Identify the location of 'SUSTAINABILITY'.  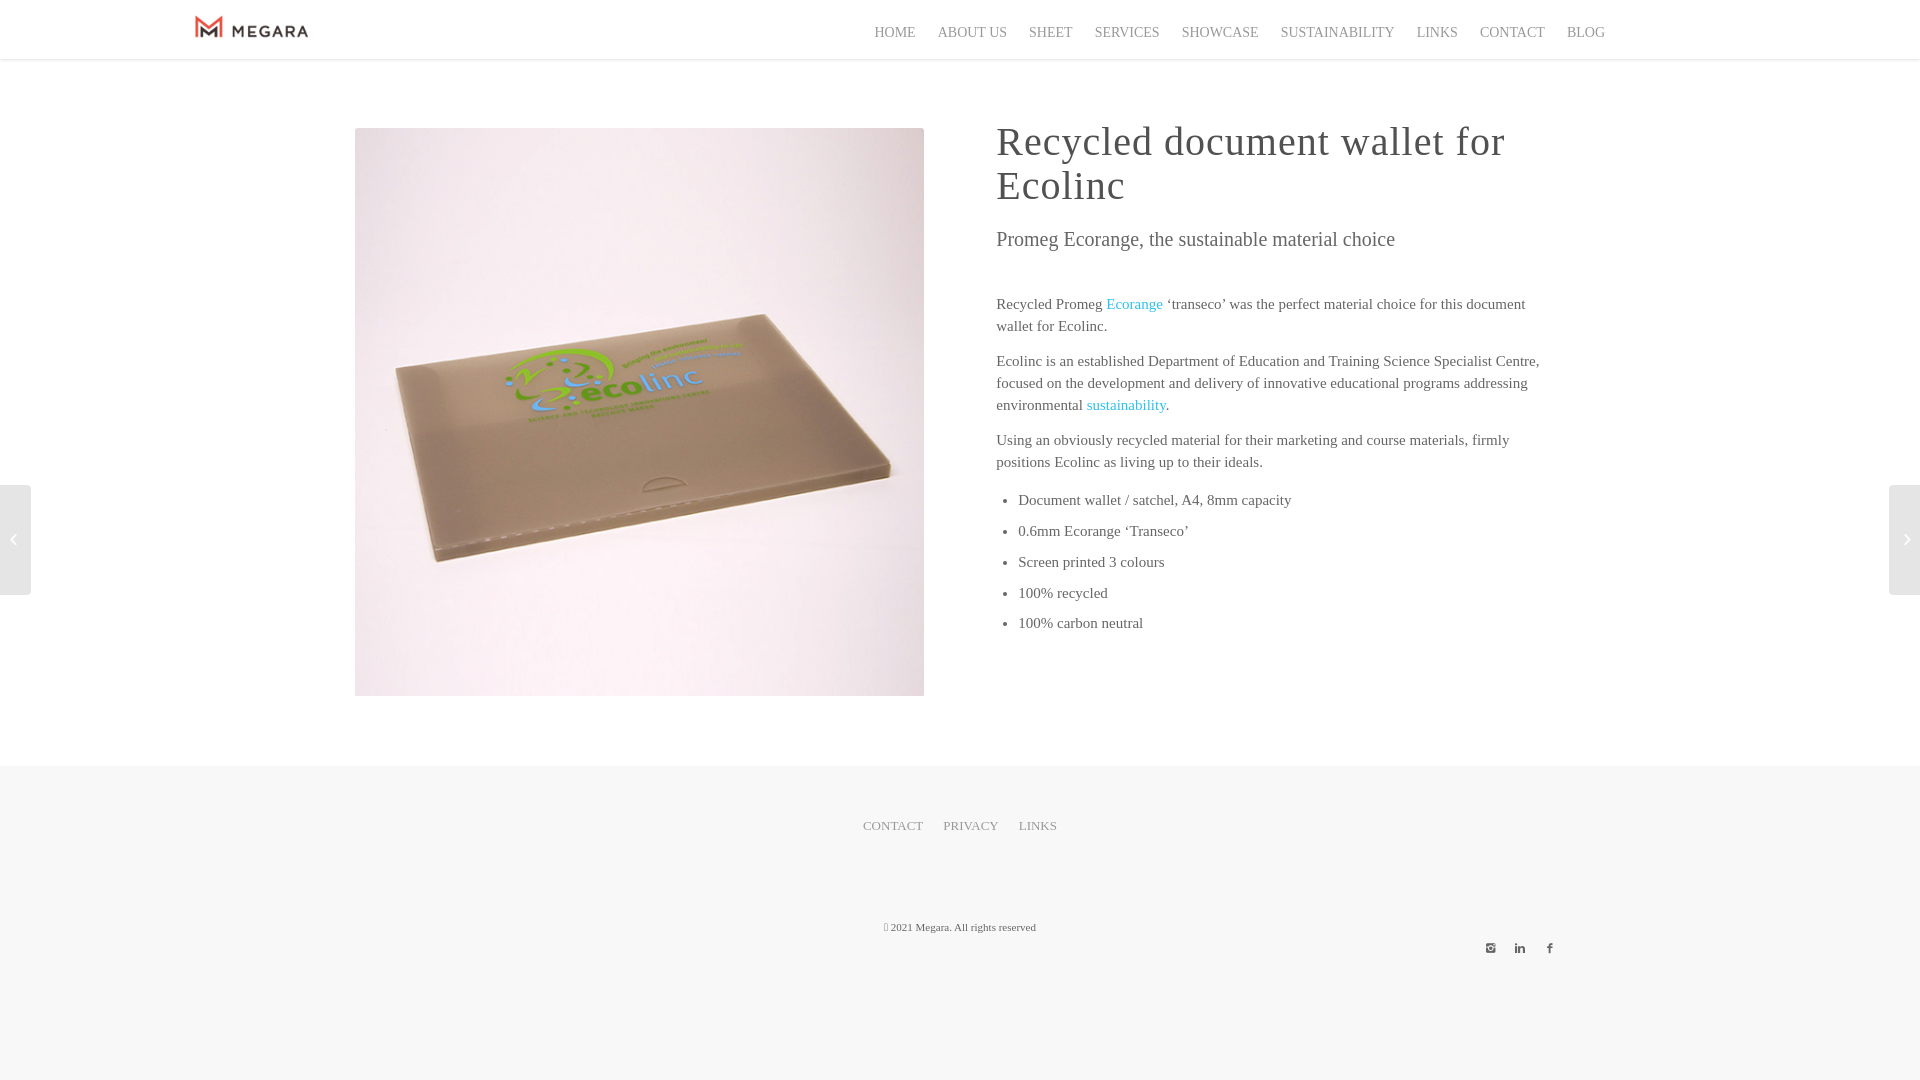
(1267, 29).